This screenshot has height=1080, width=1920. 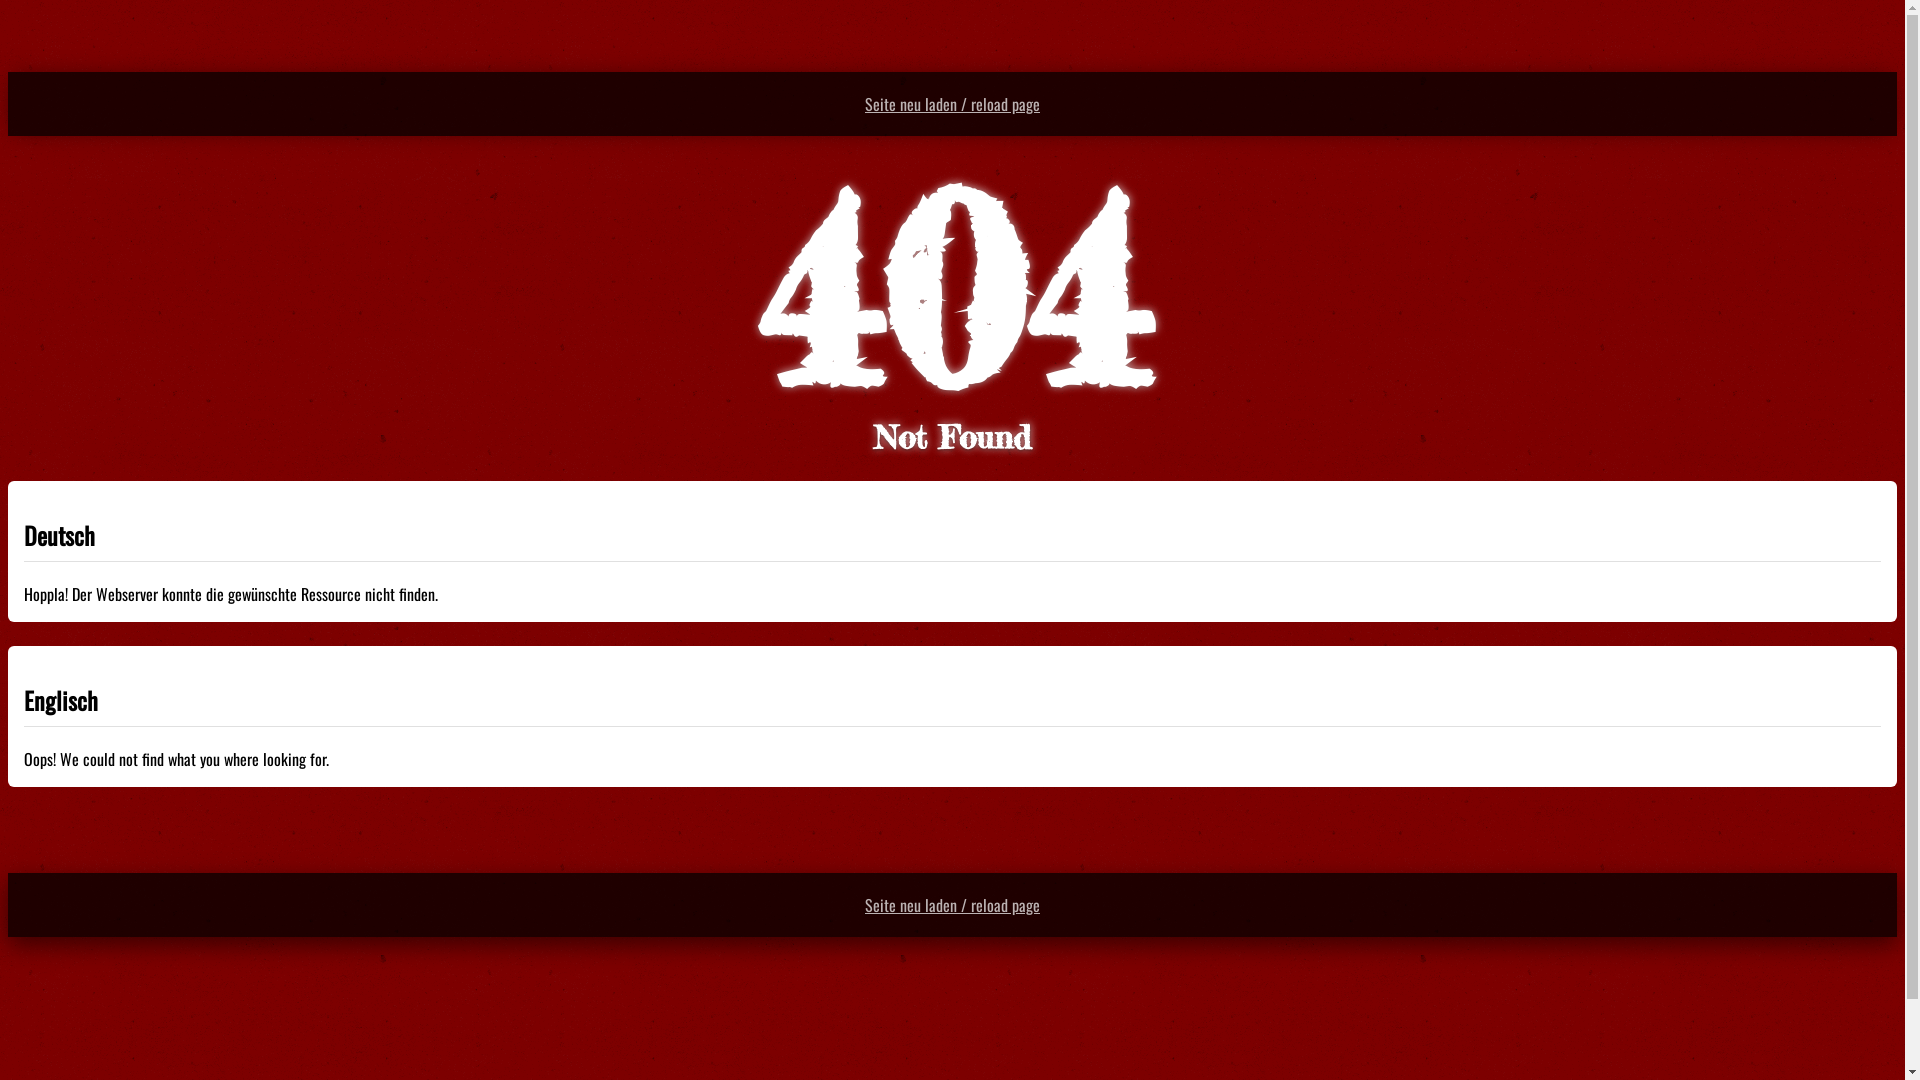 I want to click on 'Seite neu laden / reload page', so click(x=951, y=104).